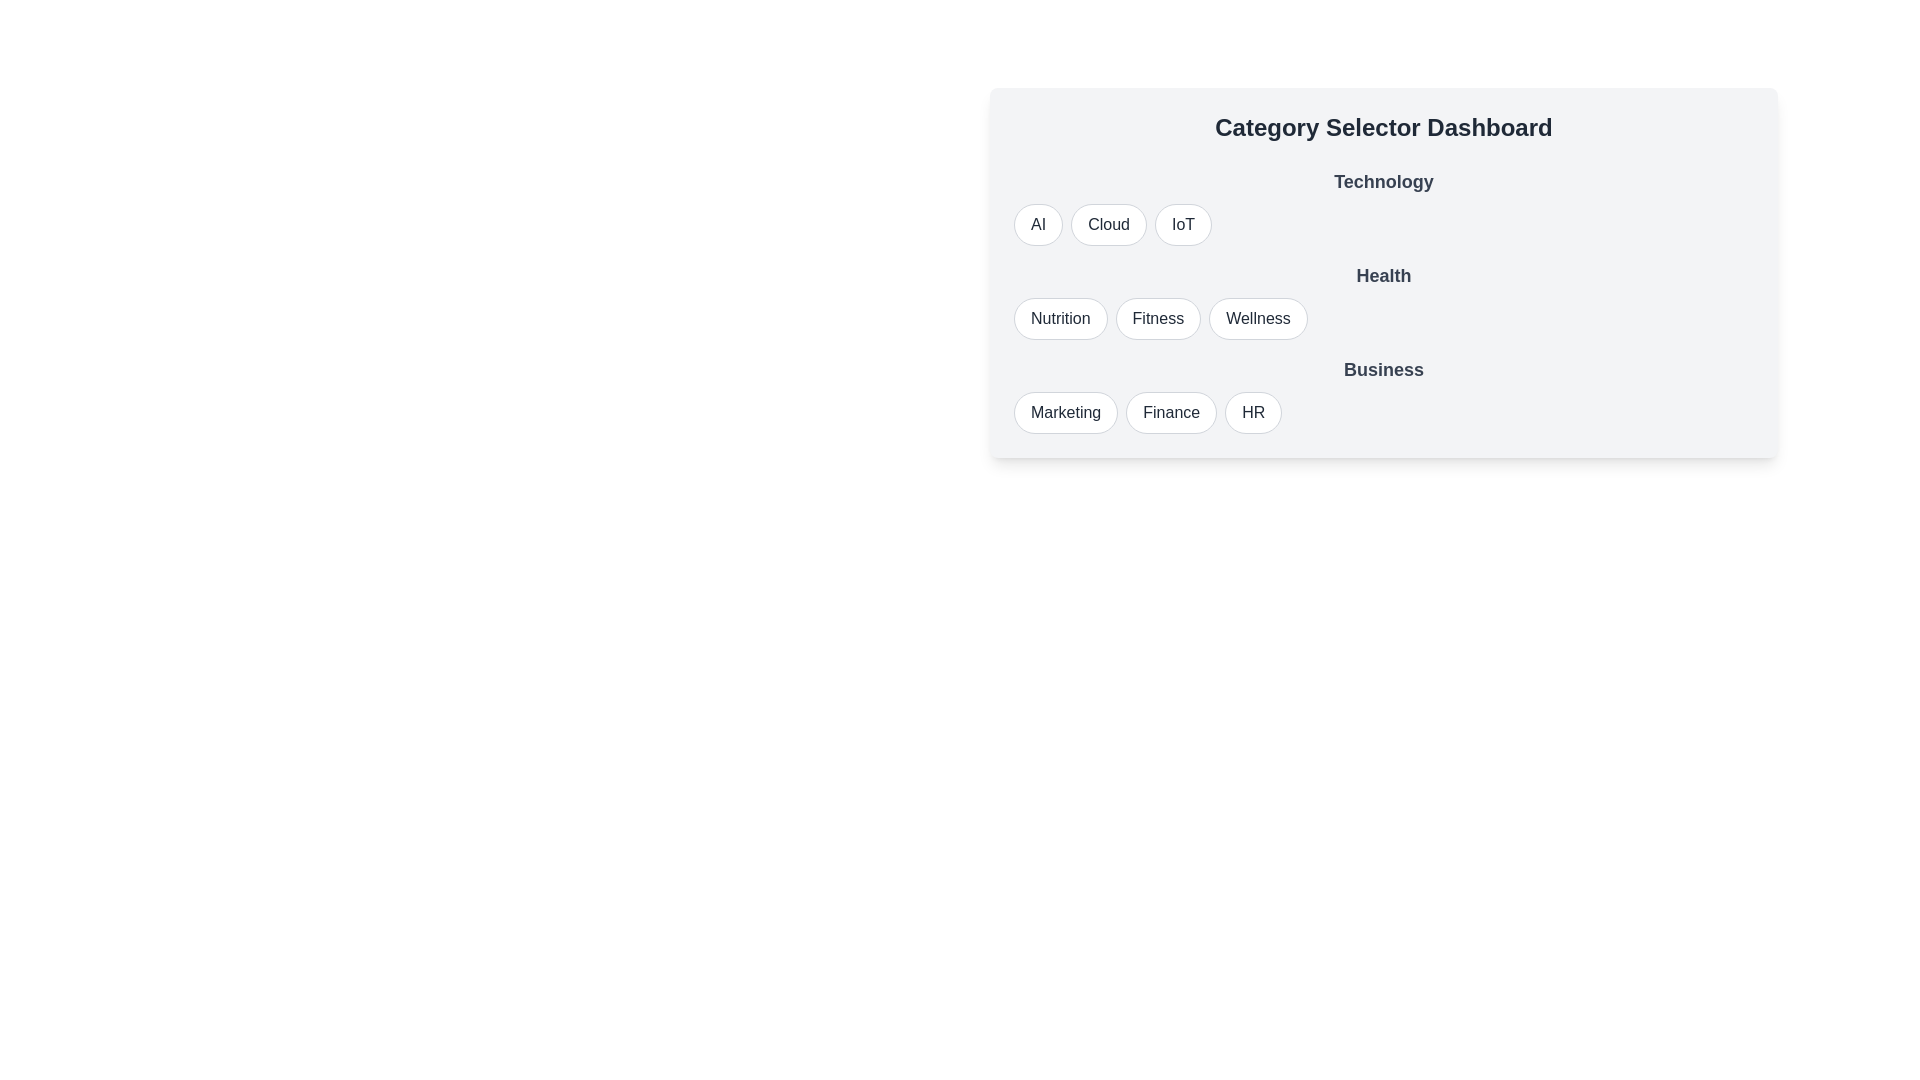 Image resolution: width=1920 pixels, height=1080 pixels. What do you see at coordinates (1183, 224) in the screenshot?
I see `the option IoT from the category Technology` at bounding box center [1183, 224].